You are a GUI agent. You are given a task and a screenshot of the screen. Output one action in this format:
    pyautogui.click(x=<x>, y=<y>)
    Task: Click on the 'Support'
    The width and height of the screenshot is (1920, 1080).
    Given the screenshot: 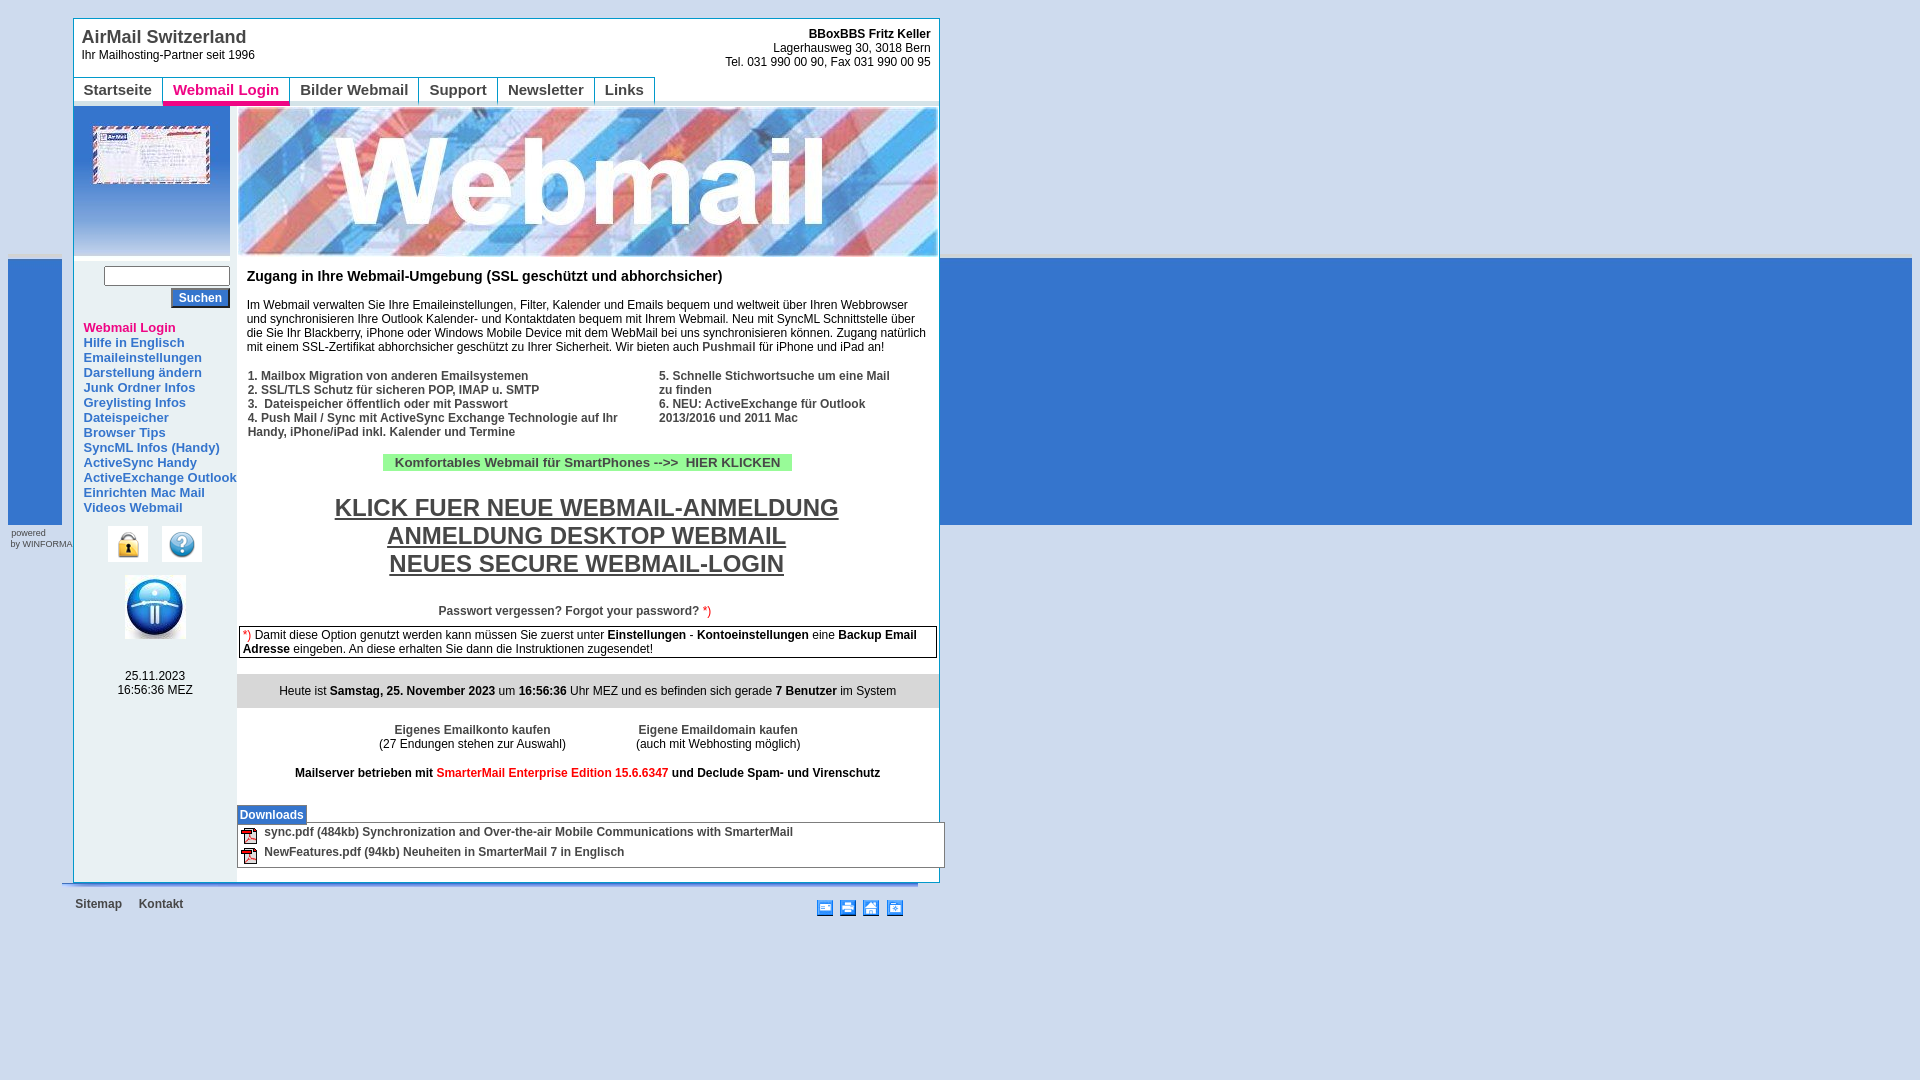 What is the action you would take?
    pyautogui.click(x=456, y=88)
    